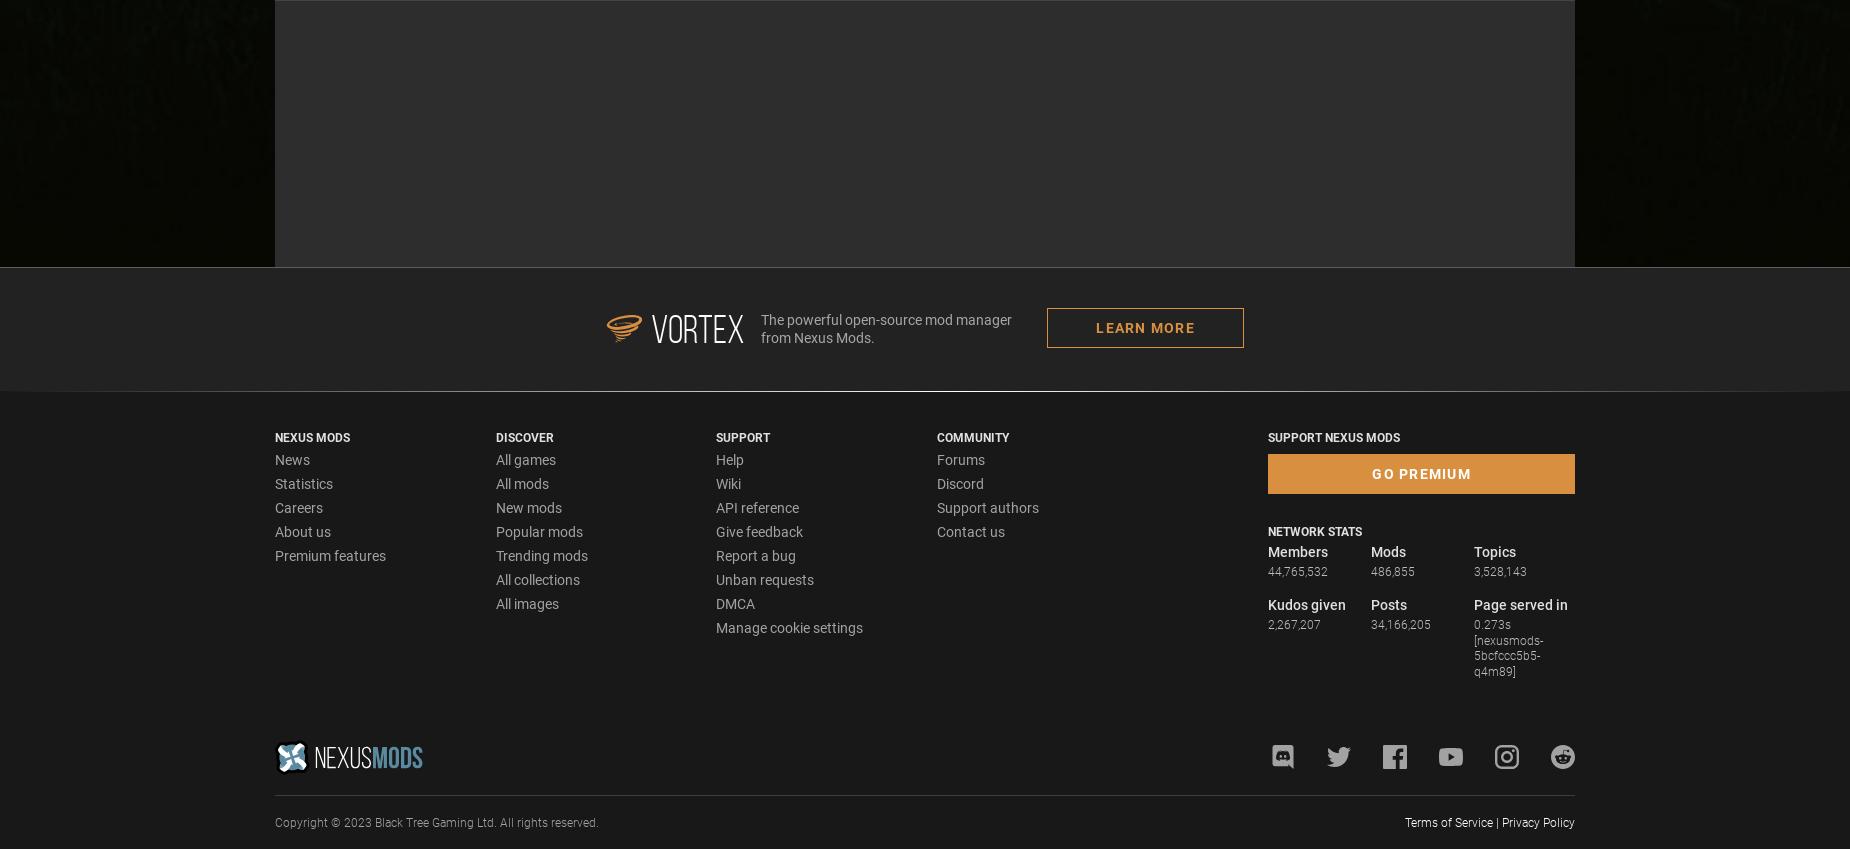 The height and width of the screenshot is (849, 1850). What do you see at coordinates (761, 327) in the screenshot?
I see `'The powerful open-source mod manager from Nexus Mods.'` at bounding box center [761, 327].